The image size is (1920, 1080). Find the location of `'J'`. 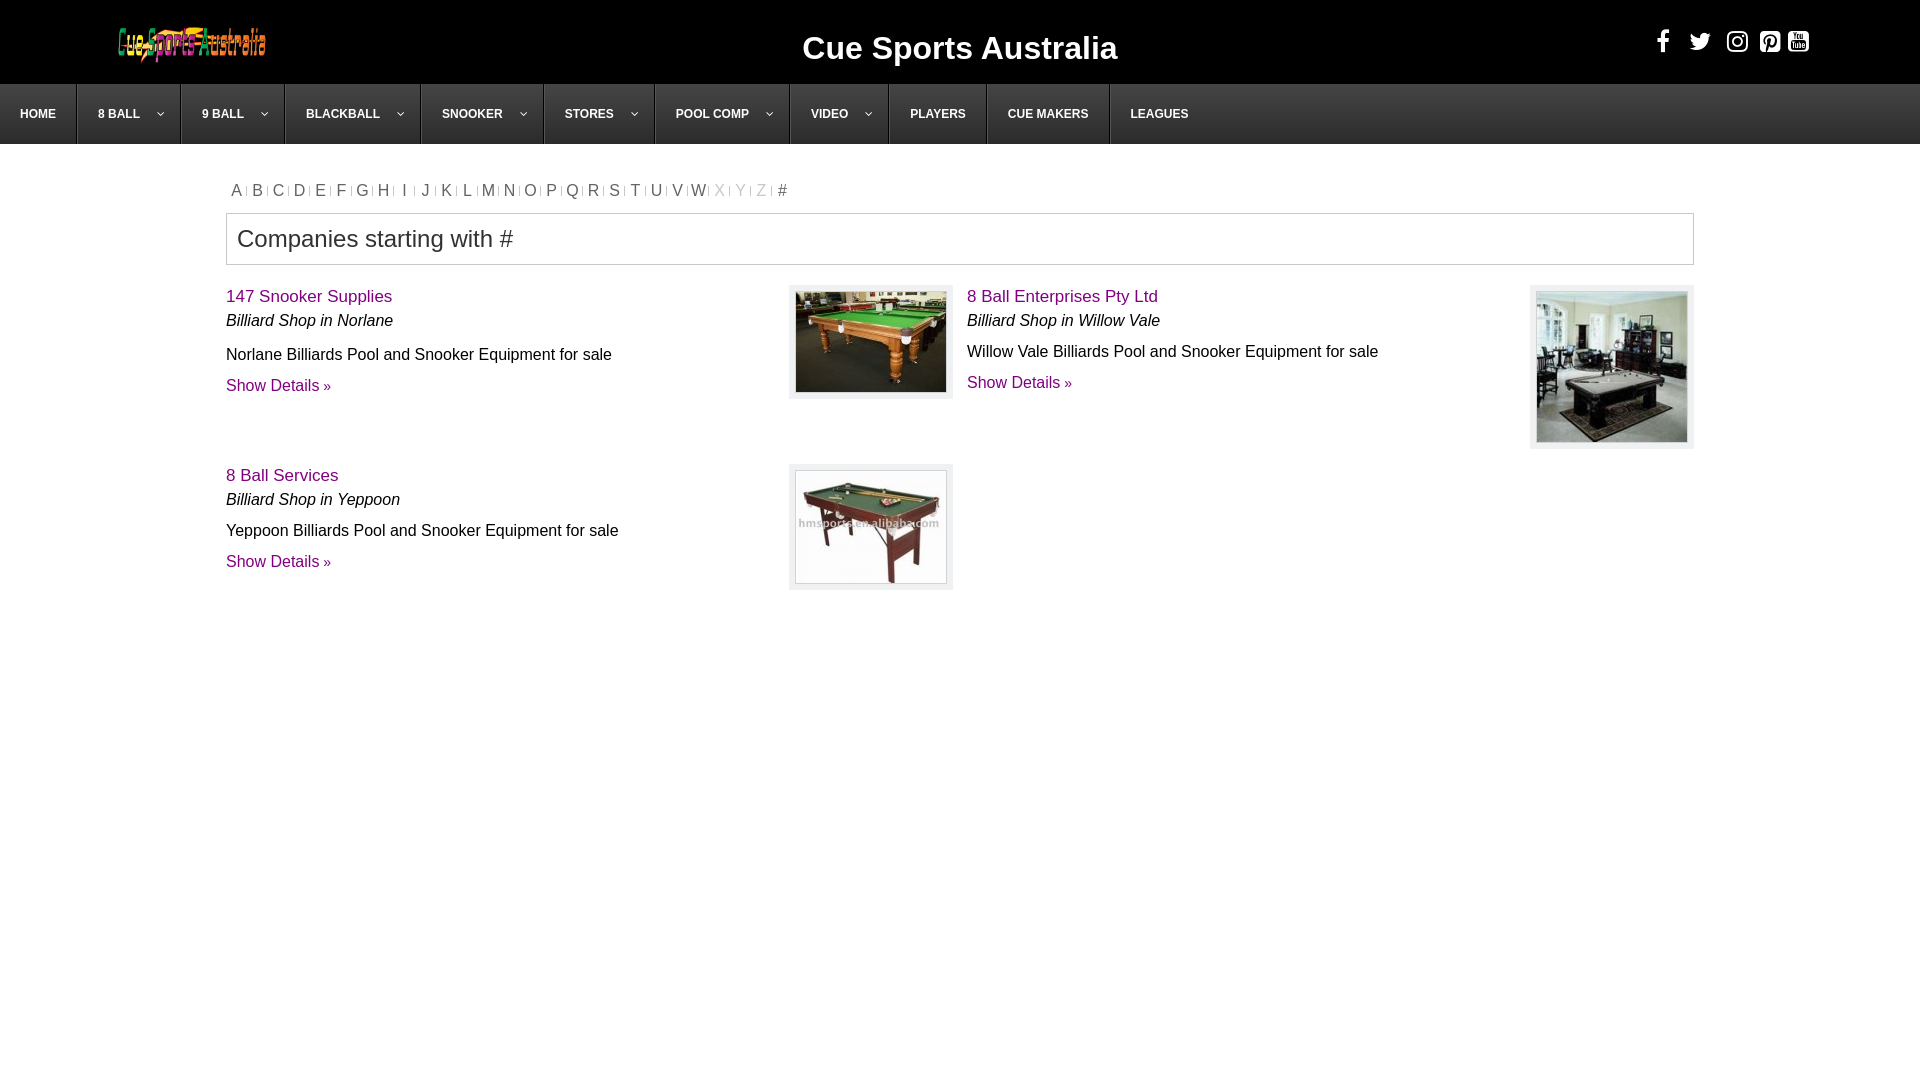

'J' is located at coordinates (424, 190).